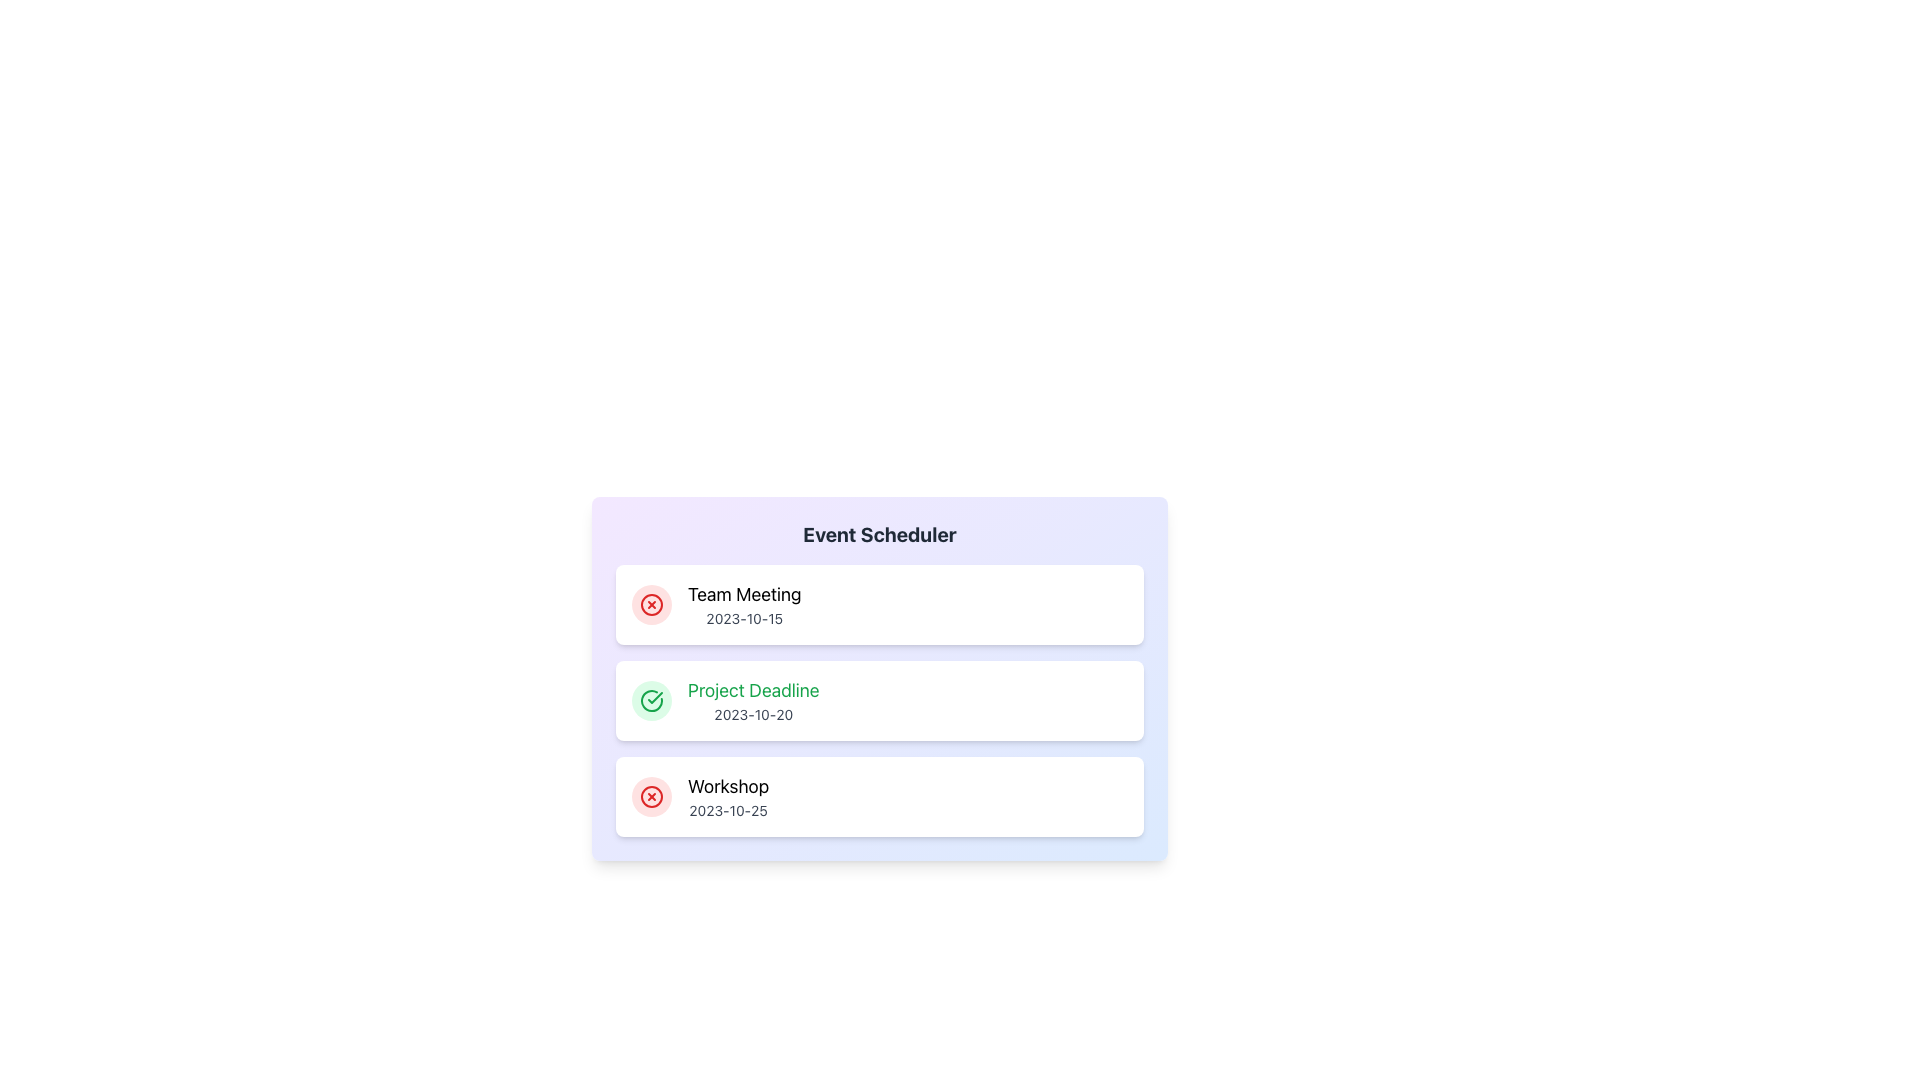 This screenshot has height=1080, width=1920. Describe the element at coordinates (727, 796) in the screenshot. I see `information displayed in the text element showing 'Workshop' and the date '2023-10-25', located at the bottommost section of the Event Scheduler interface` at that location.